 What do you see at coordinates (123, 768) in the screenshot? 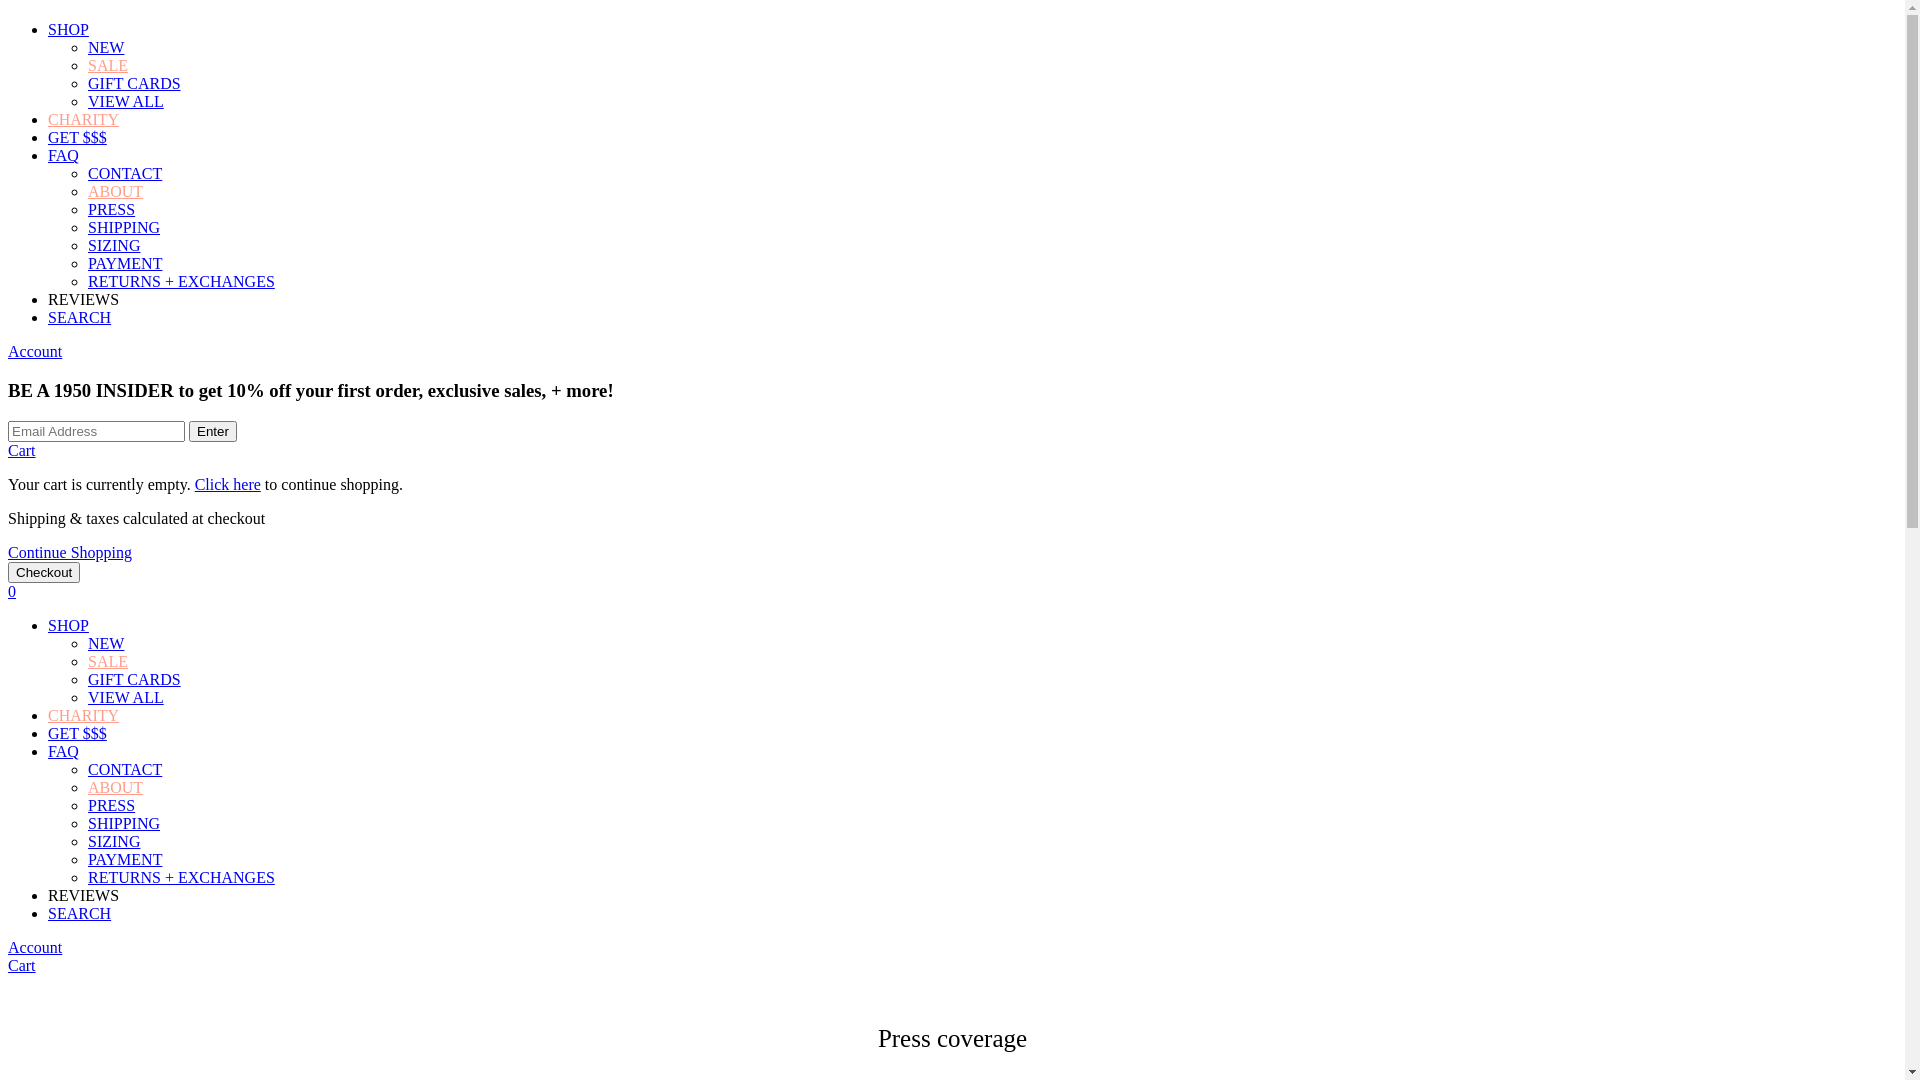
I see `'CONTACT'` at bounding box center [123, 768].